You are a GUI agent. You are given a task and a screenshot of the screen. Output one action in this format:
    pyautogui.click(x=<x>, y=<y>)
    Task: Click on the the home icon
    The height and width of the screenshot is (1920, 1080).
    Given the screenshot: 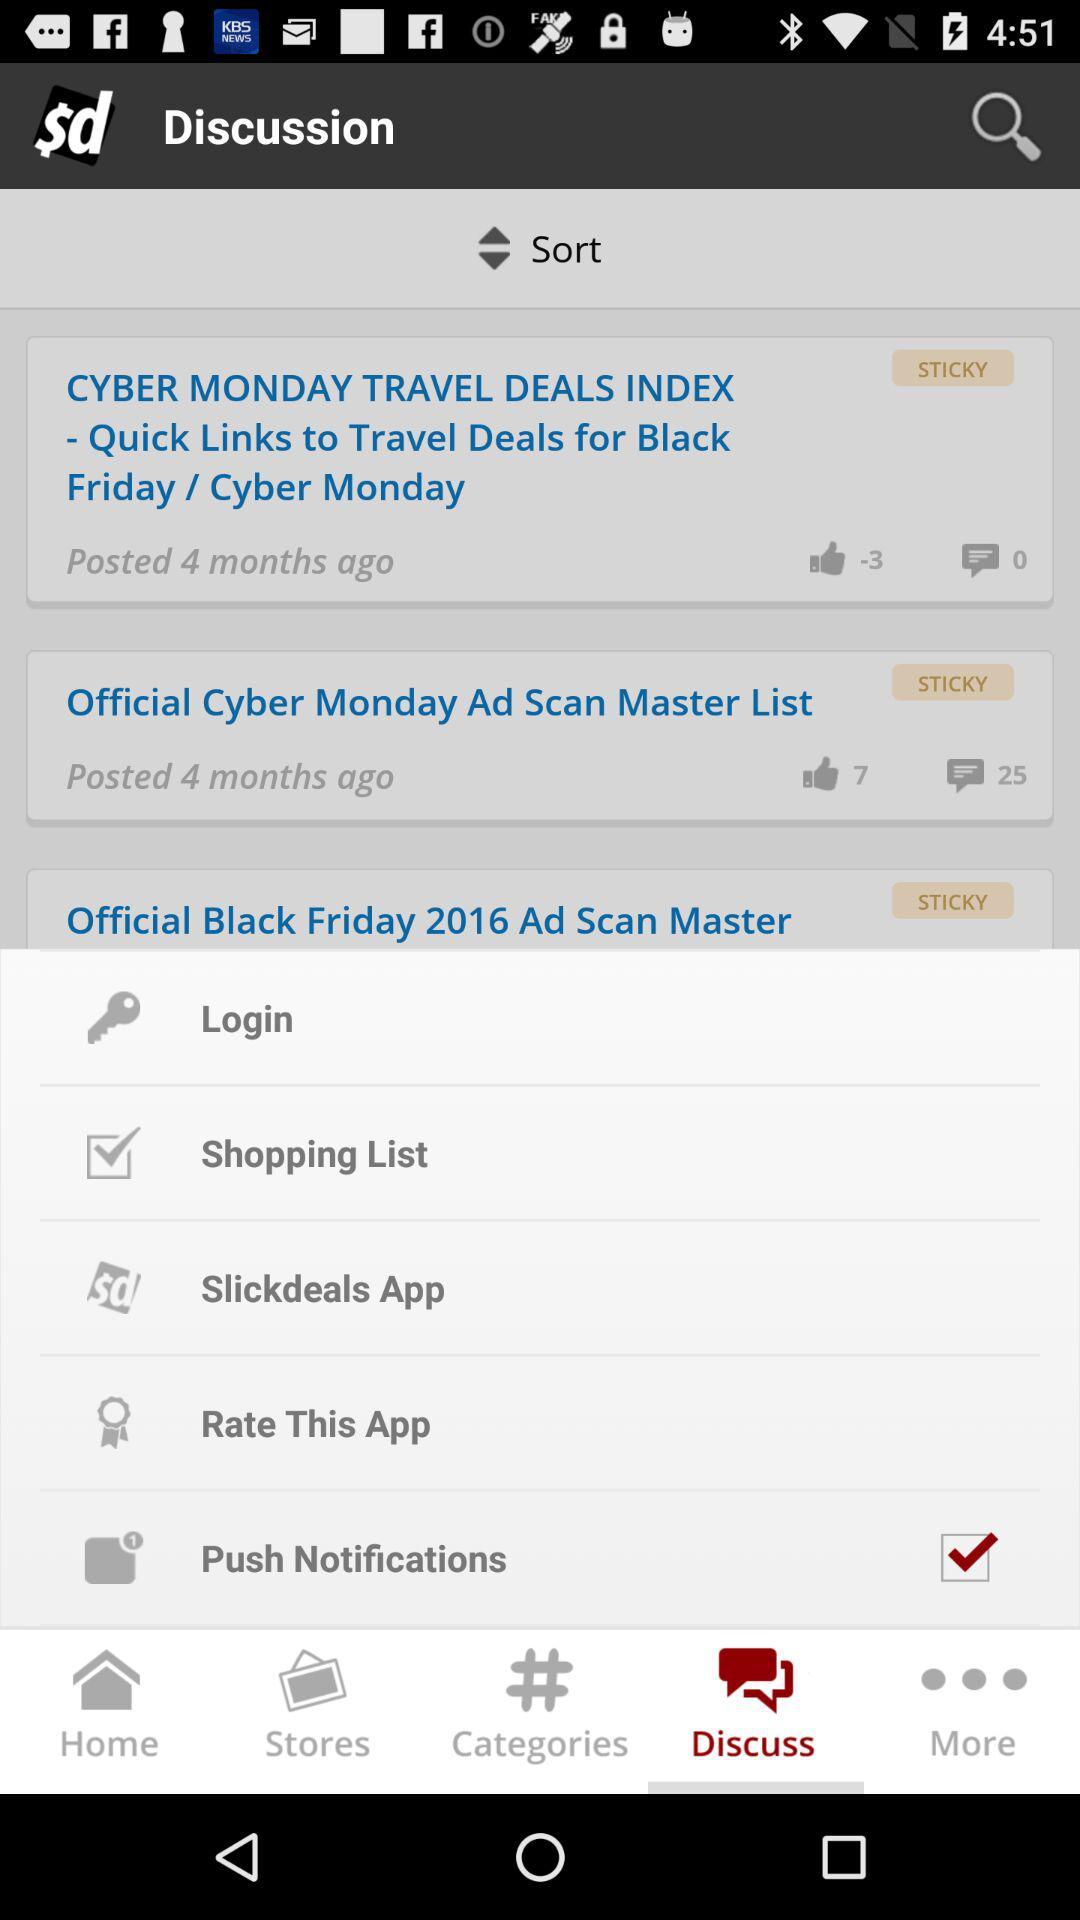 What is the action you would take?
    pyautogui.click(x=108, y=1836)
    